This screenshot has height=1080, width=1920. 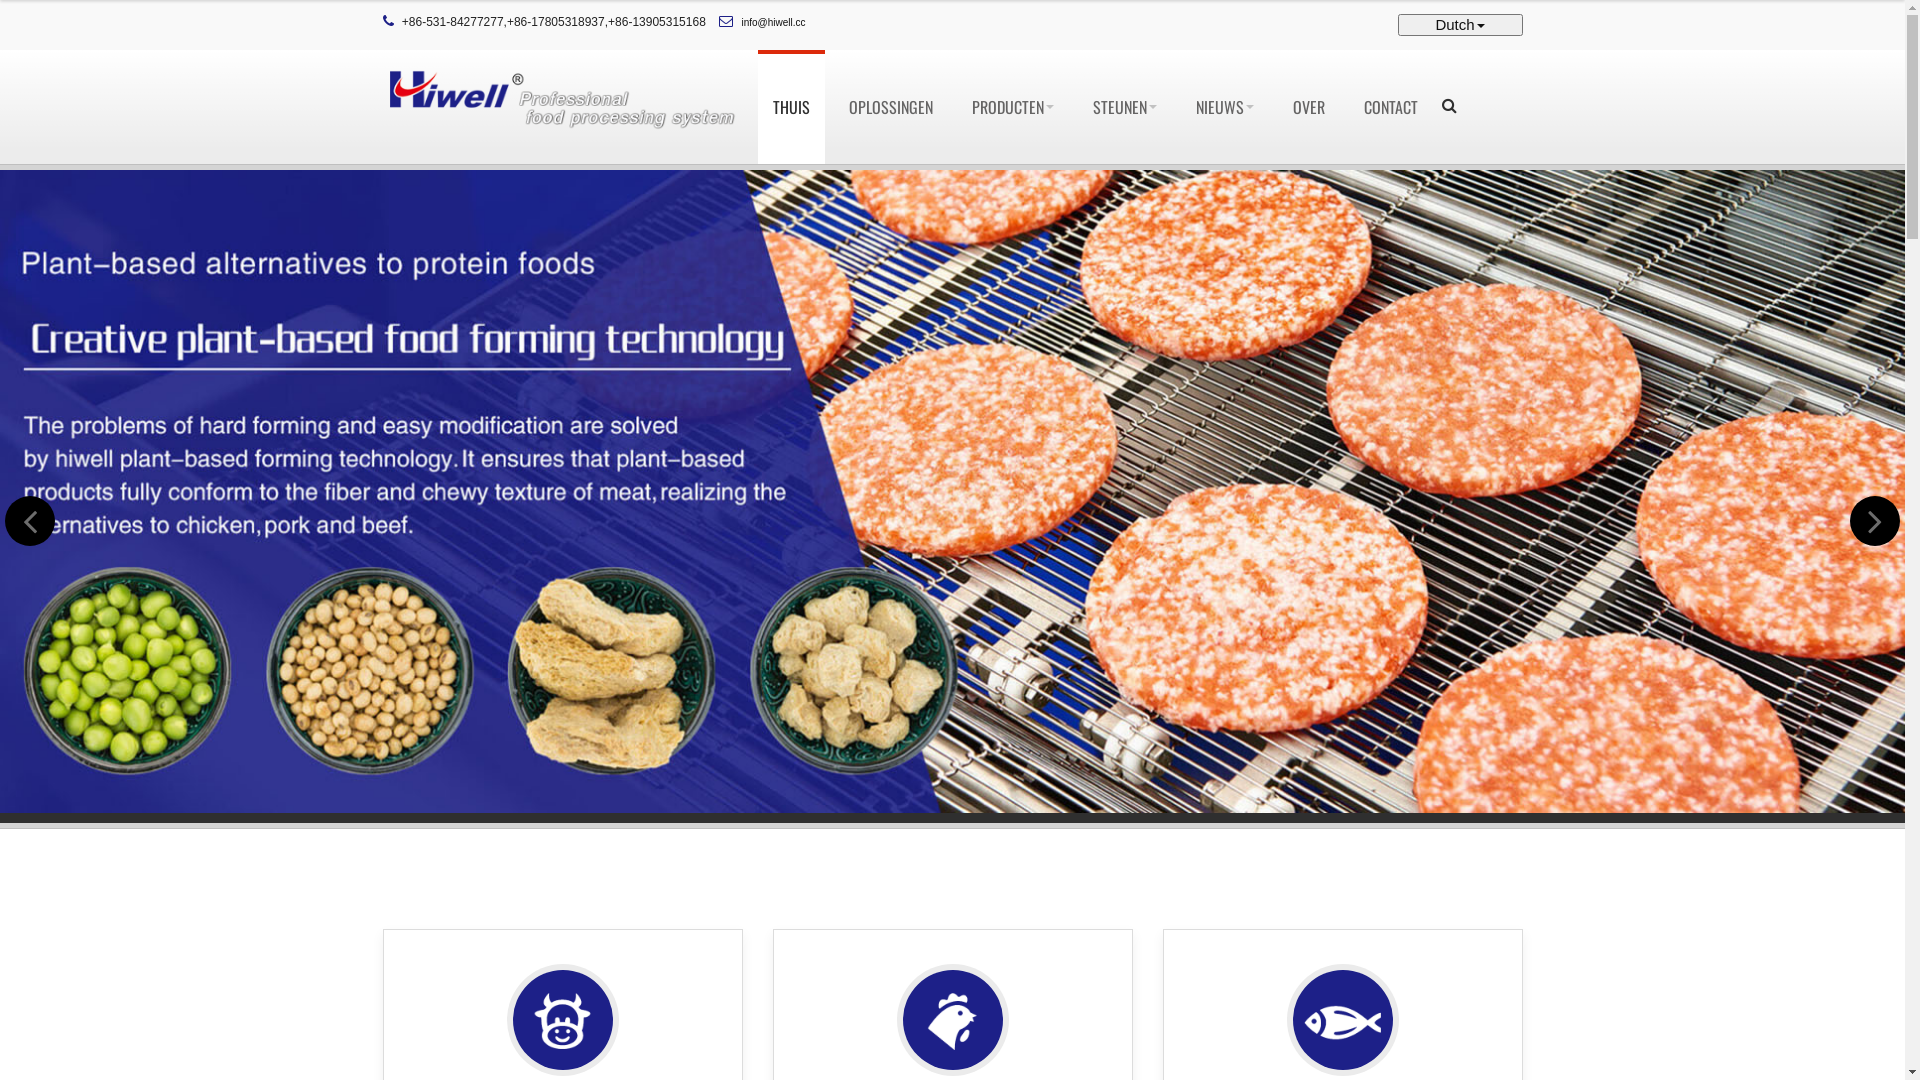 What do you see at coordinates (1012, 107) in the screenshot?
I see `'PRODUCTEN'` at bounding box center [1012, 107].